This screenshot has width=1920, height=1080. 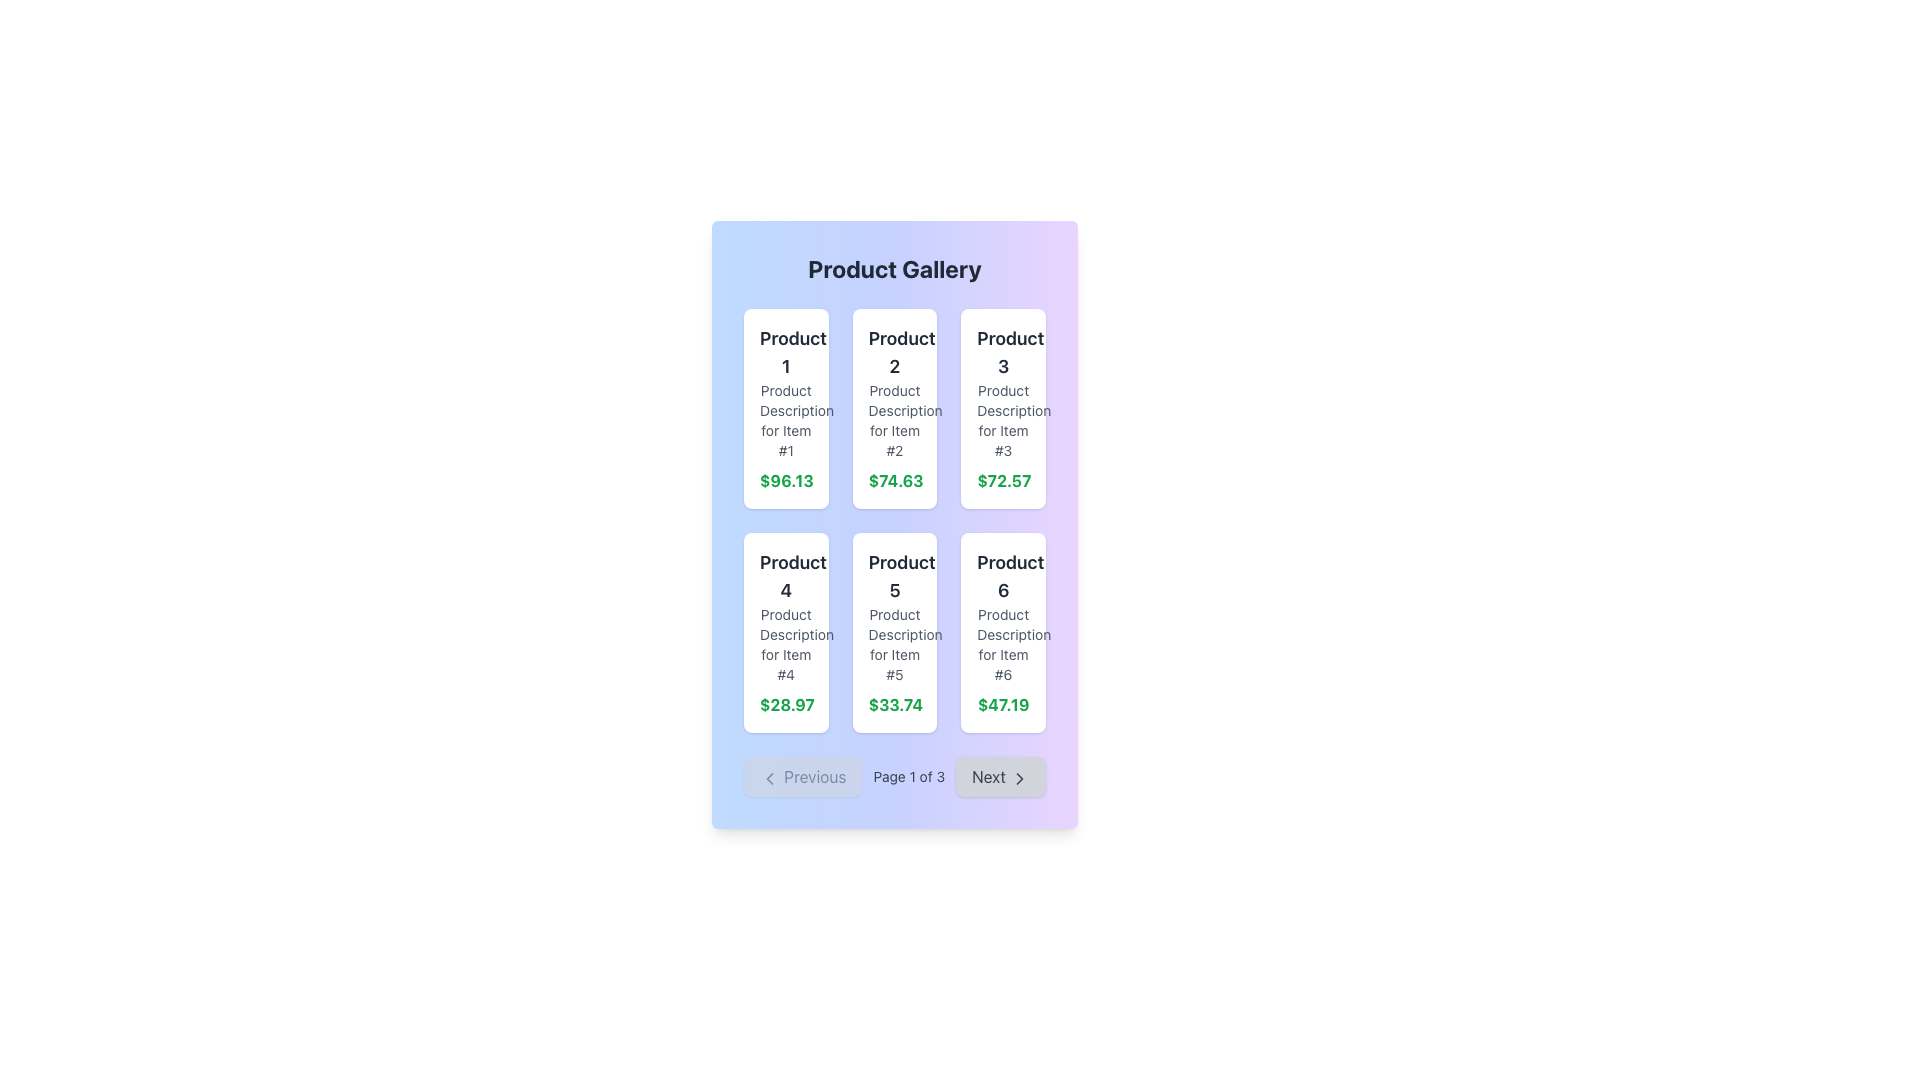 What do you see at coordinates (1003, 481) in the screenshot?
I see `the text label displaying the price '$72.57' in bold green font located in the card for 'Product 3' in the product gallery` at bounding box center [1003, 481].